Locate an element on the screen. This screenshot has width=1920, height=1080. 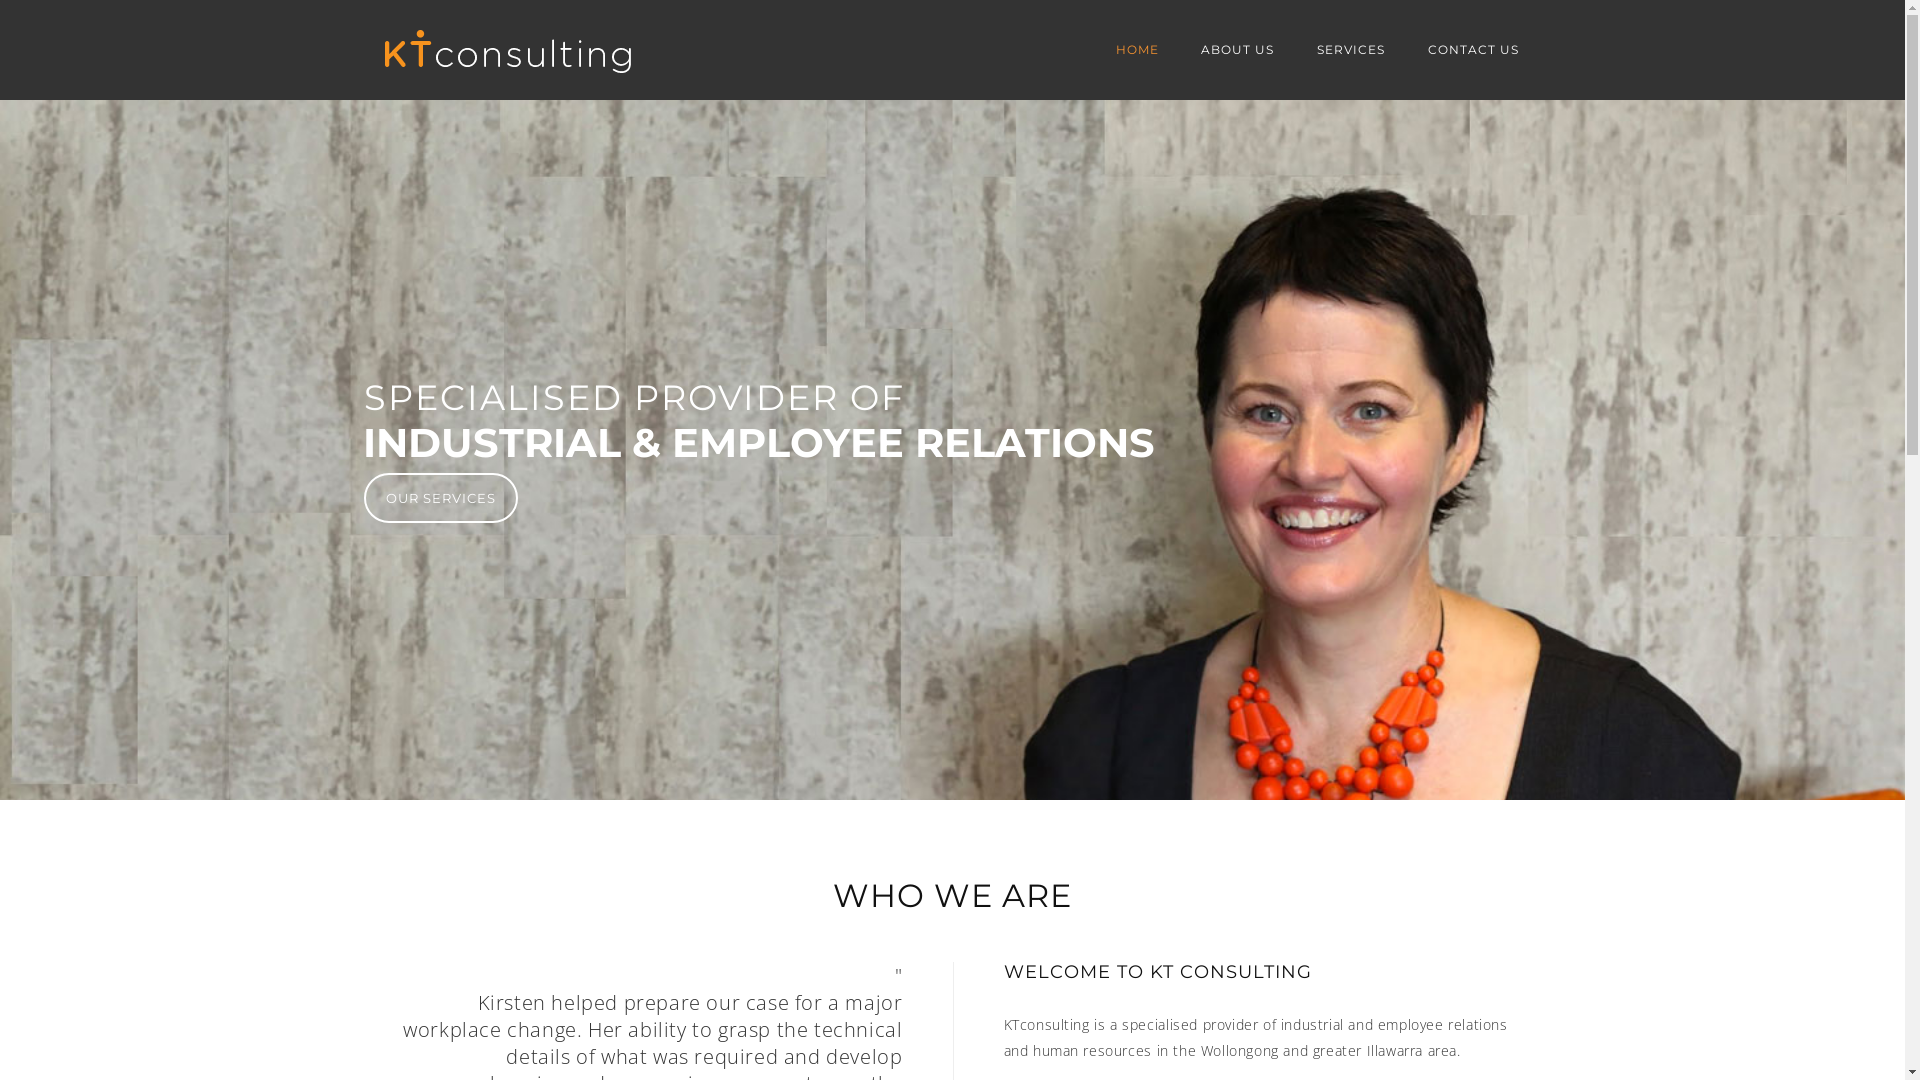
'SERVICES' is located at coordinates (1350, 49).